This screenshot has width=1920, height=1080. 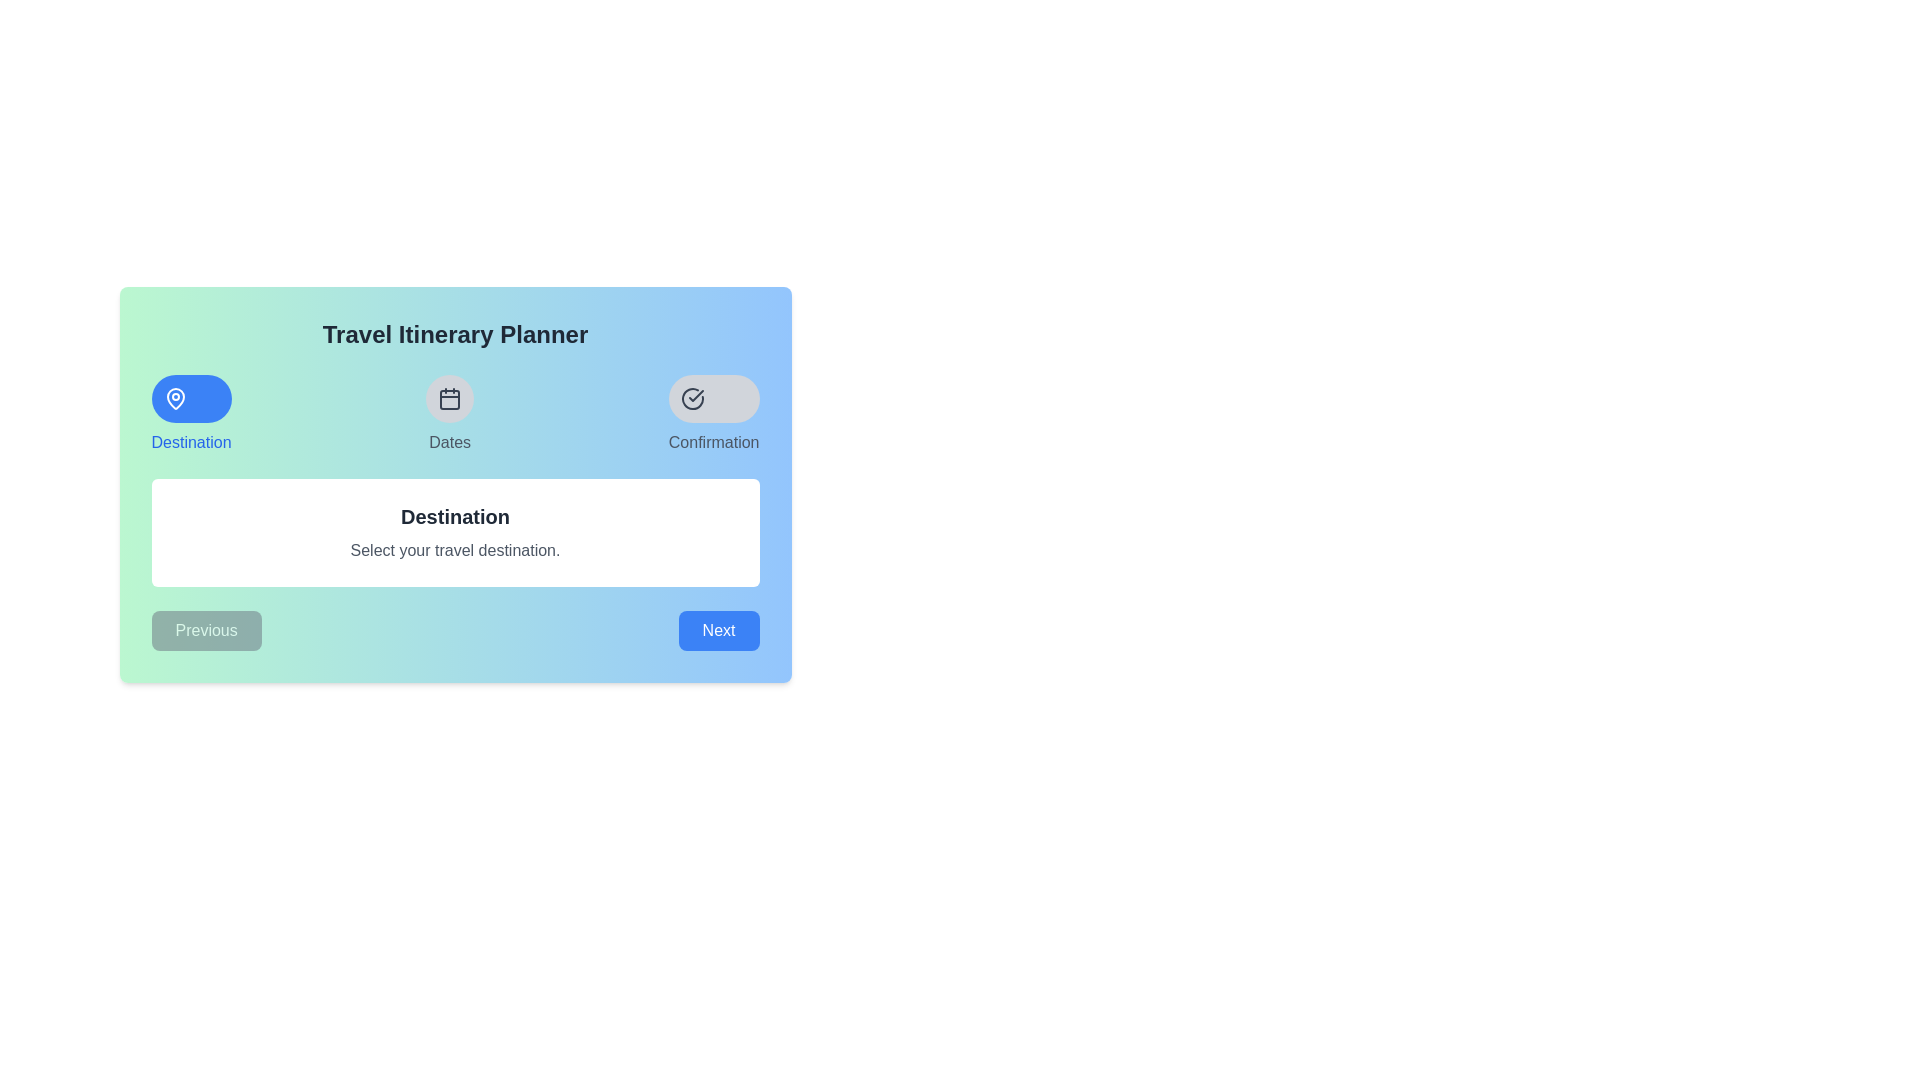 What do you see at coordinates (449, 414) in the screenshot?
I see `the circular icon with a calendar symbol and the label 'Dates'` at bounding box center [449, 414].